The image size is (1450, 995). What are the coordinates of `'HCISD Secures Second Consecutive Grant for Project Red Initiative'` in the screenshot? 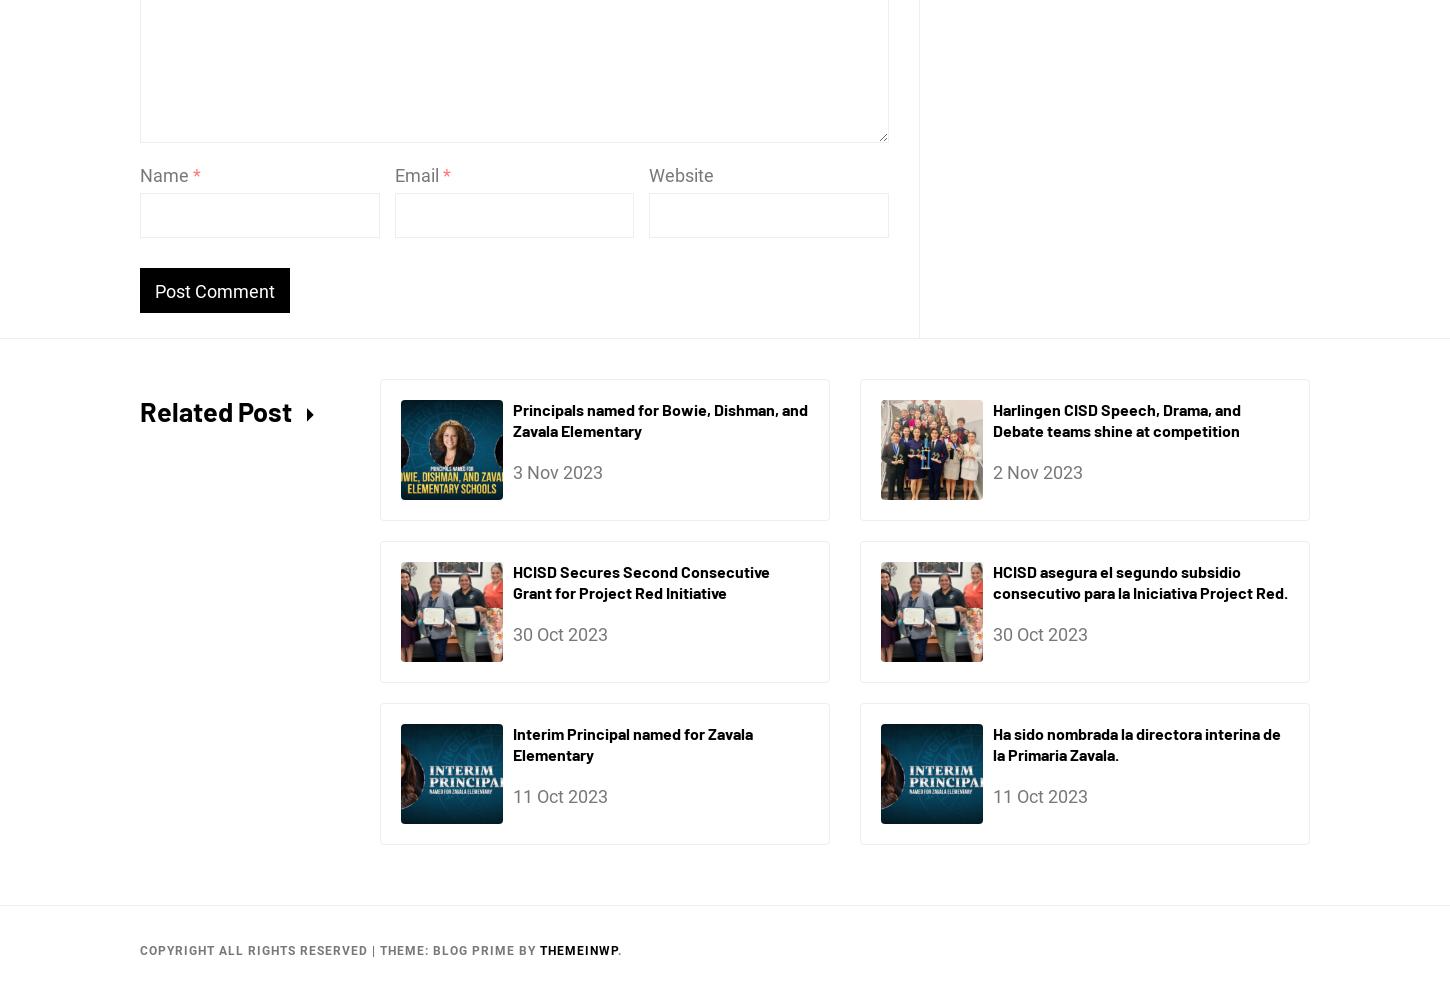 It's located at (640, 579).